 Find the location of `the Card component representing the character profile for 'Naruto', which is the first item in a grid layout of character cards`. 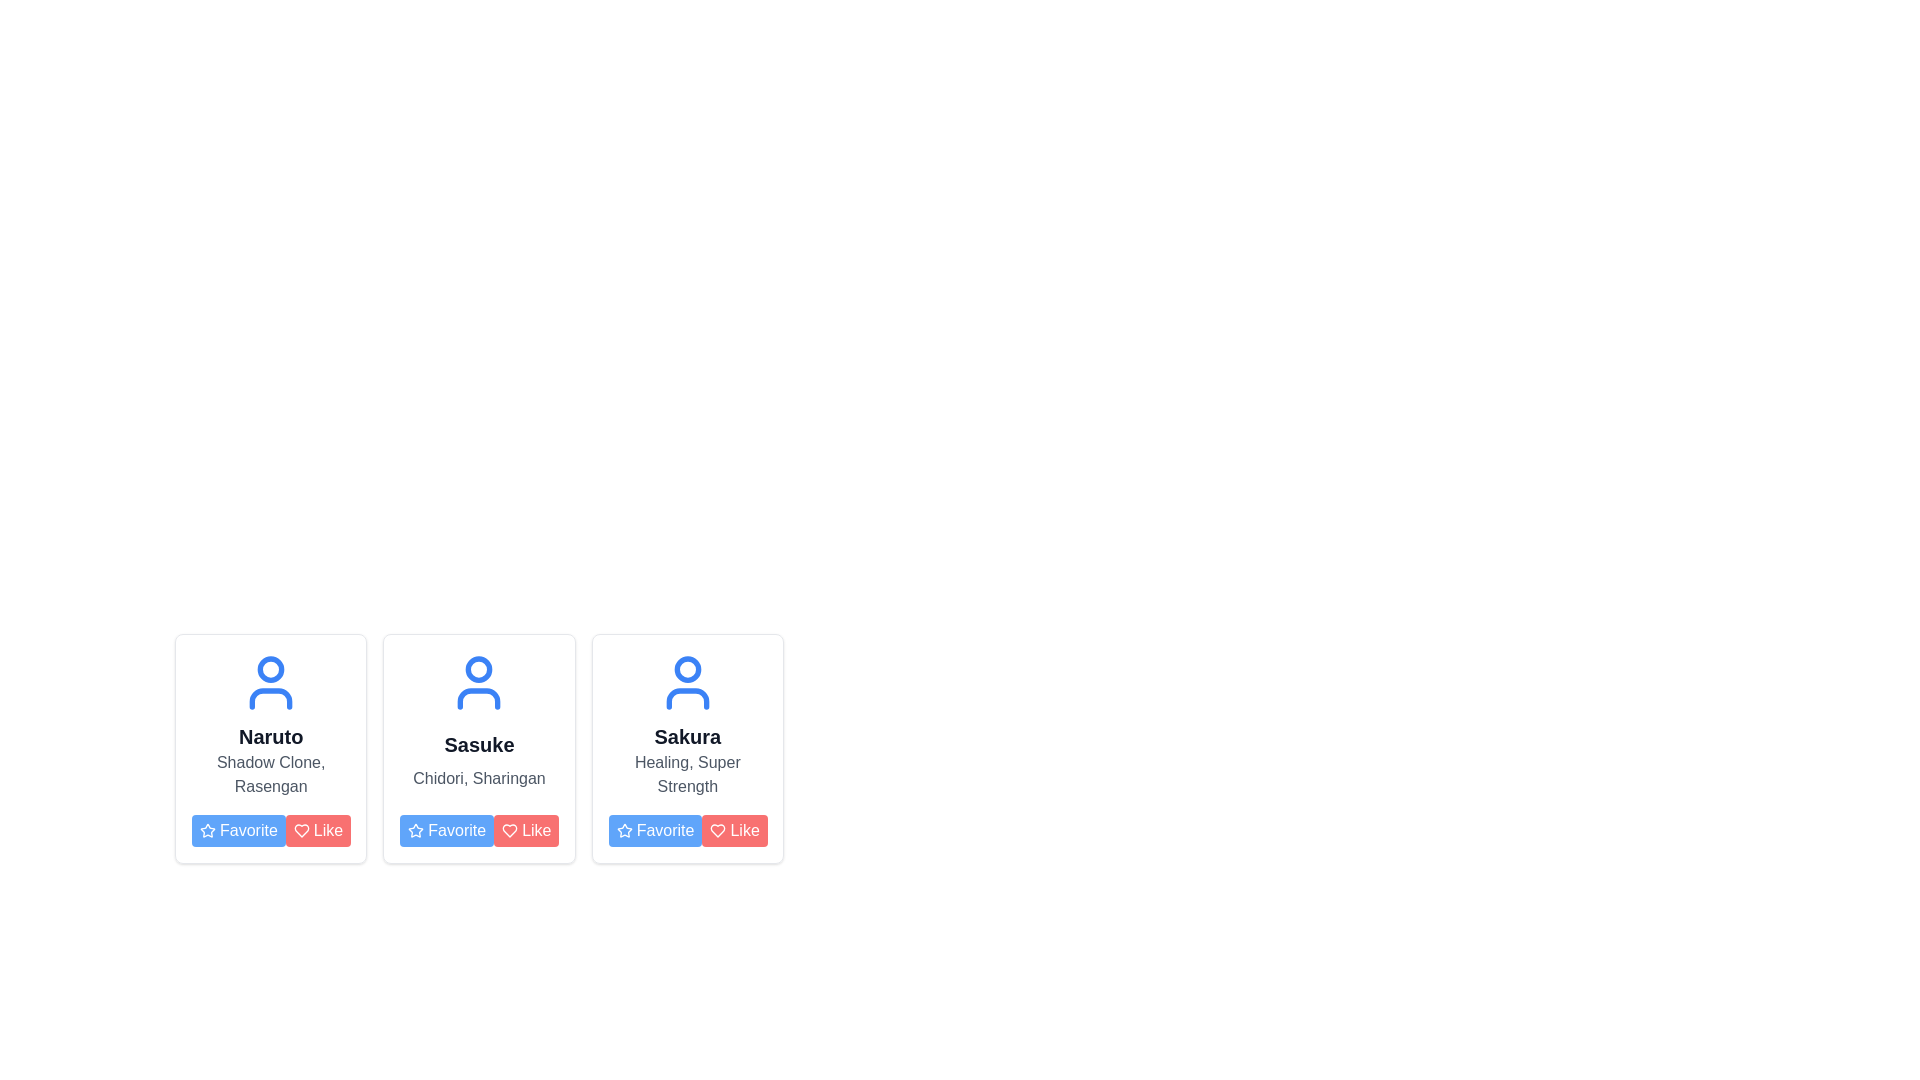

the Card component representing the character profile for 'Naruto', which is the first item in a grid layout of character cards is located at coordinates (270, 748).